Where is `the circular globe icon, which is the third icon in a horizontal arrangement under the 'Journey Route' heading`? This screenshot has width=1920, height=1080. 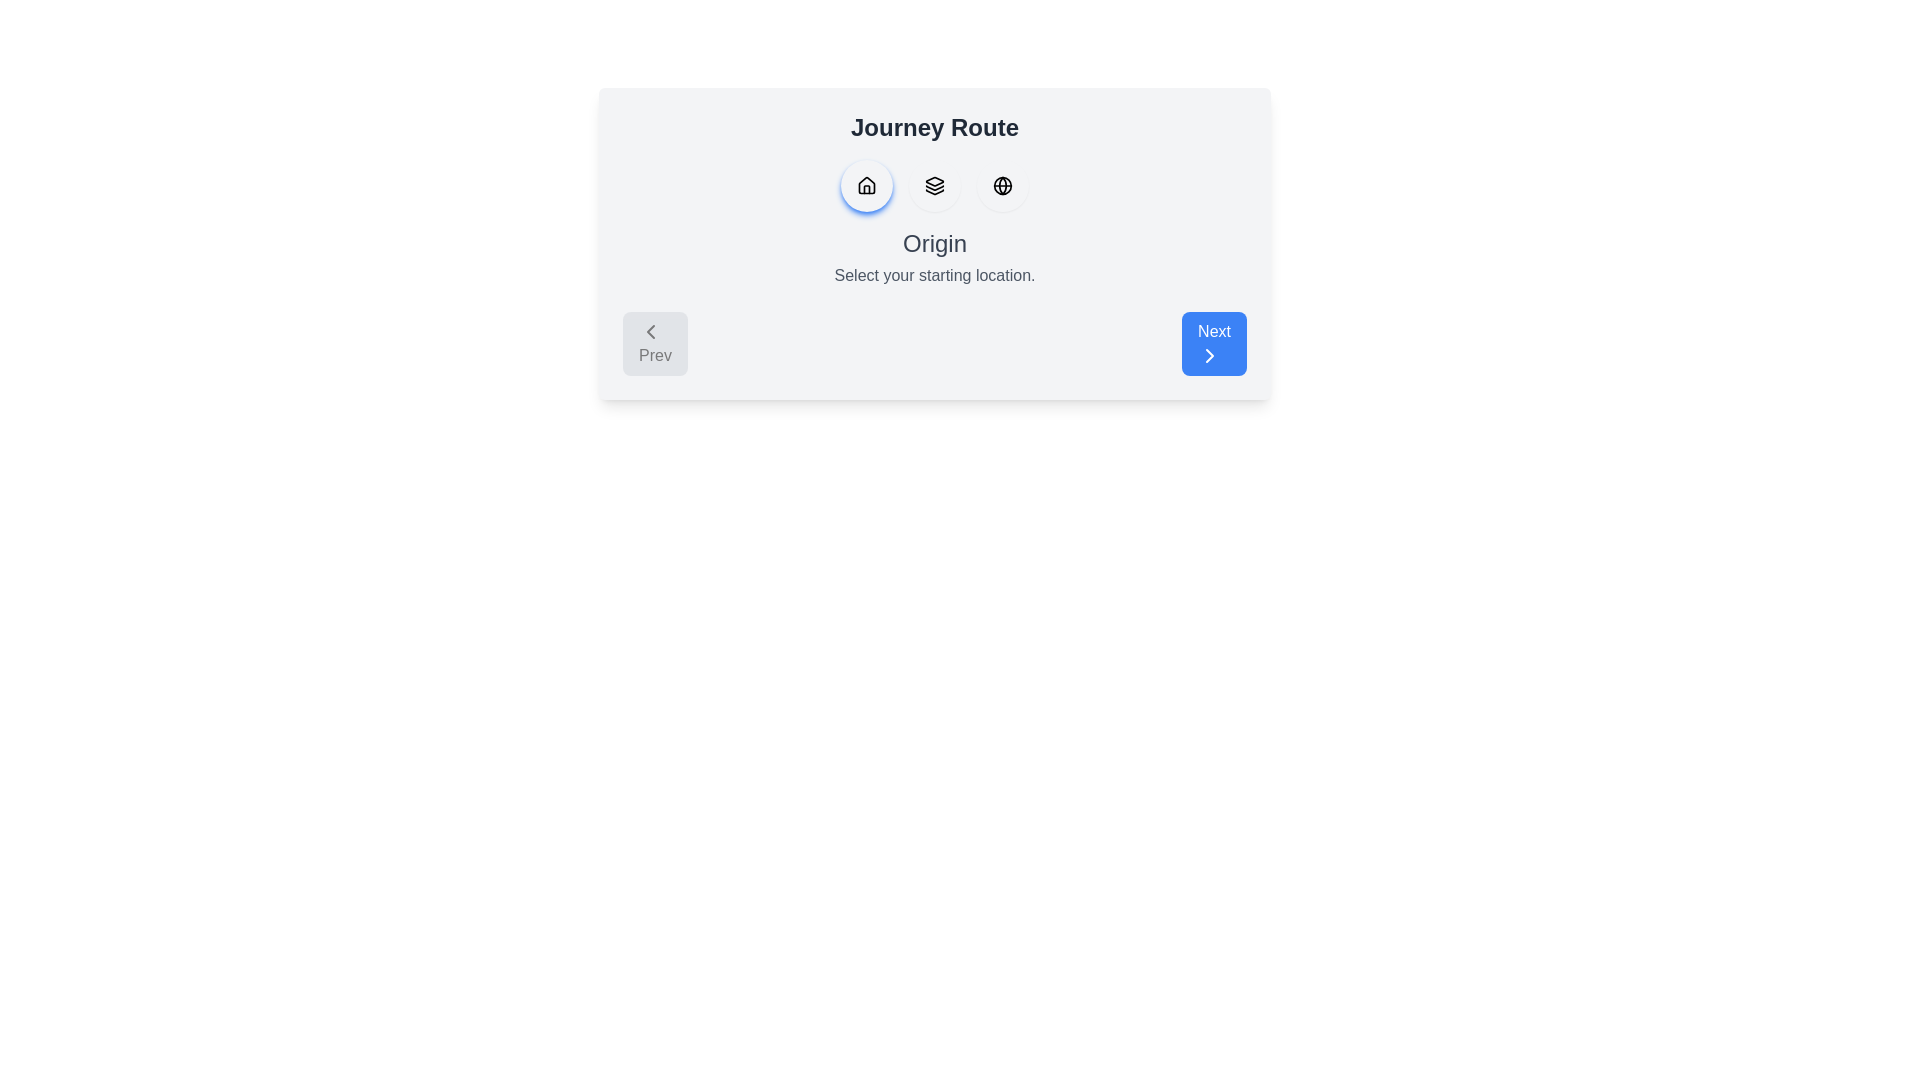 the circular globe icon, which is the third icon in a horizontal arrangement under the 'Journey Route' heading is located at coordinates (1003, 185).